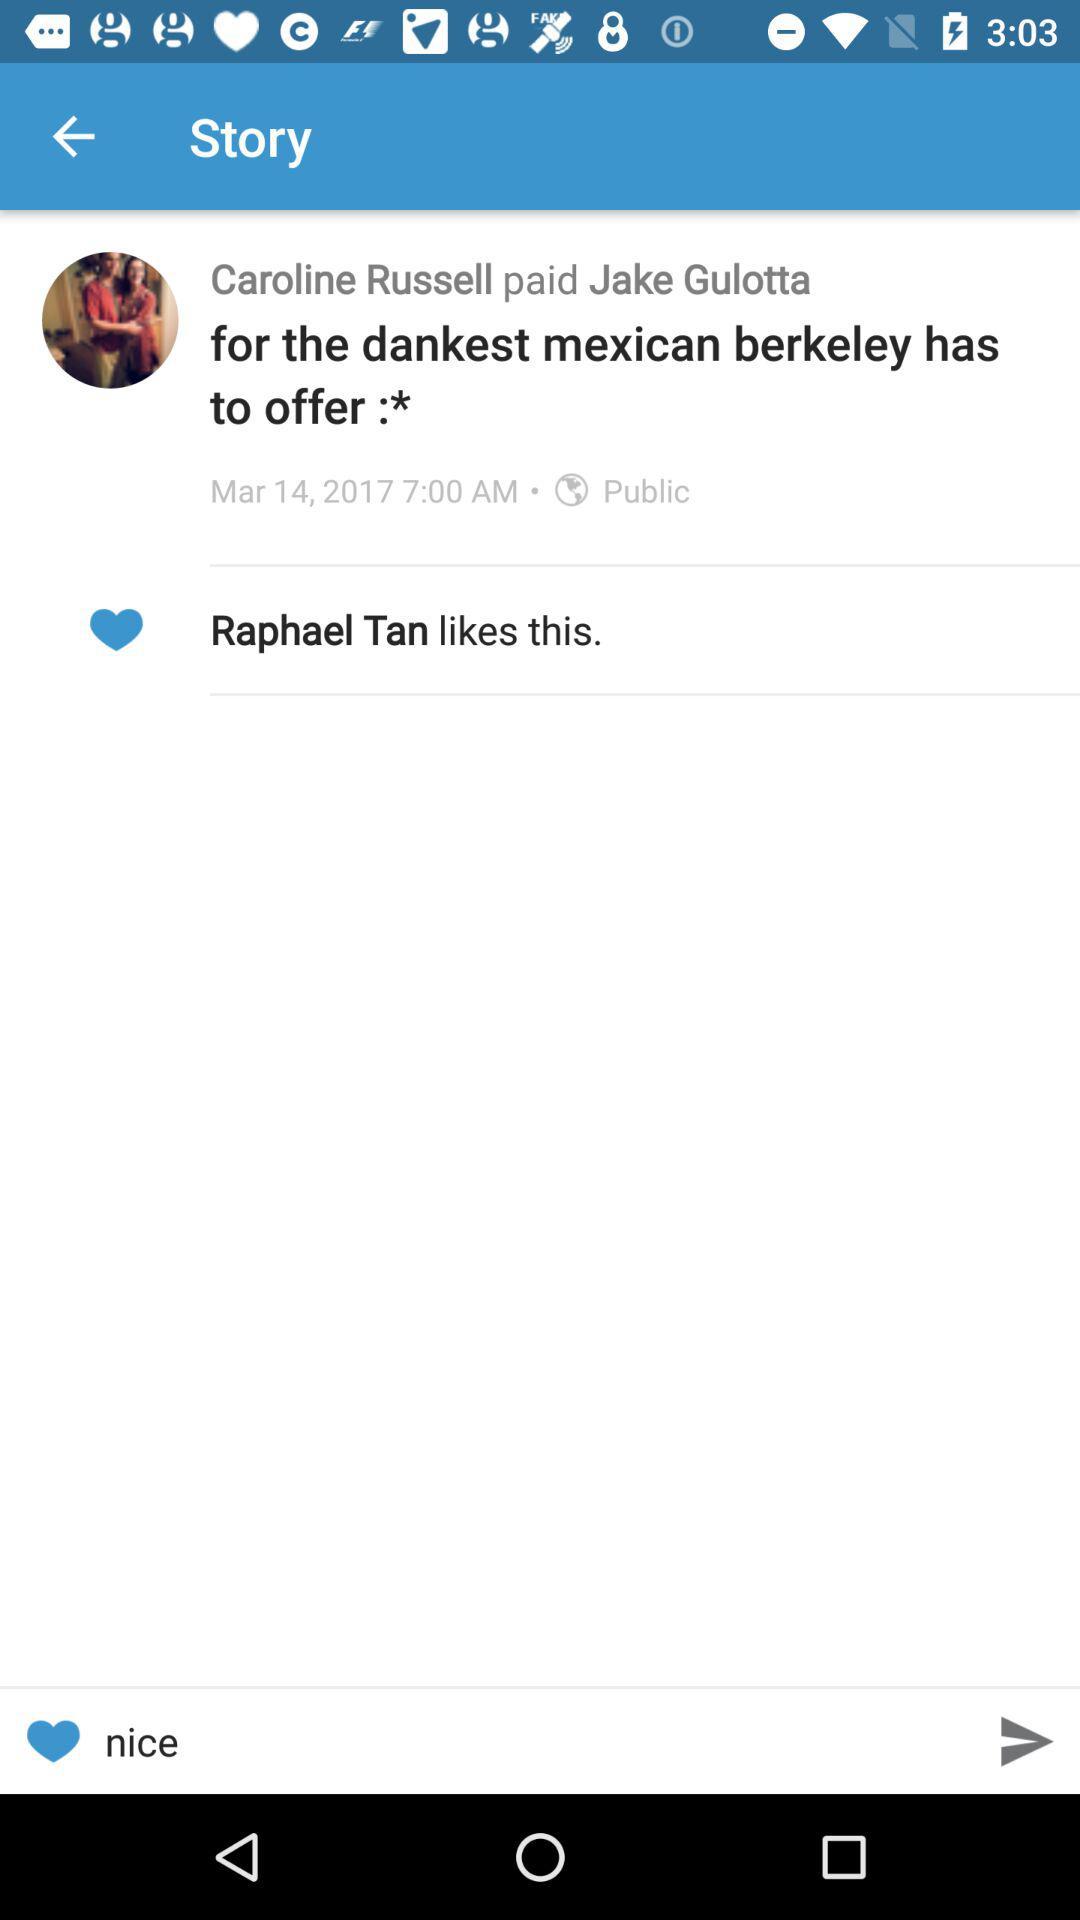 This screenshot has height=1920, width=1080. Describe the element at coordinates (51, 1740) in the screenshot. I see `mark as favorite` at that location.